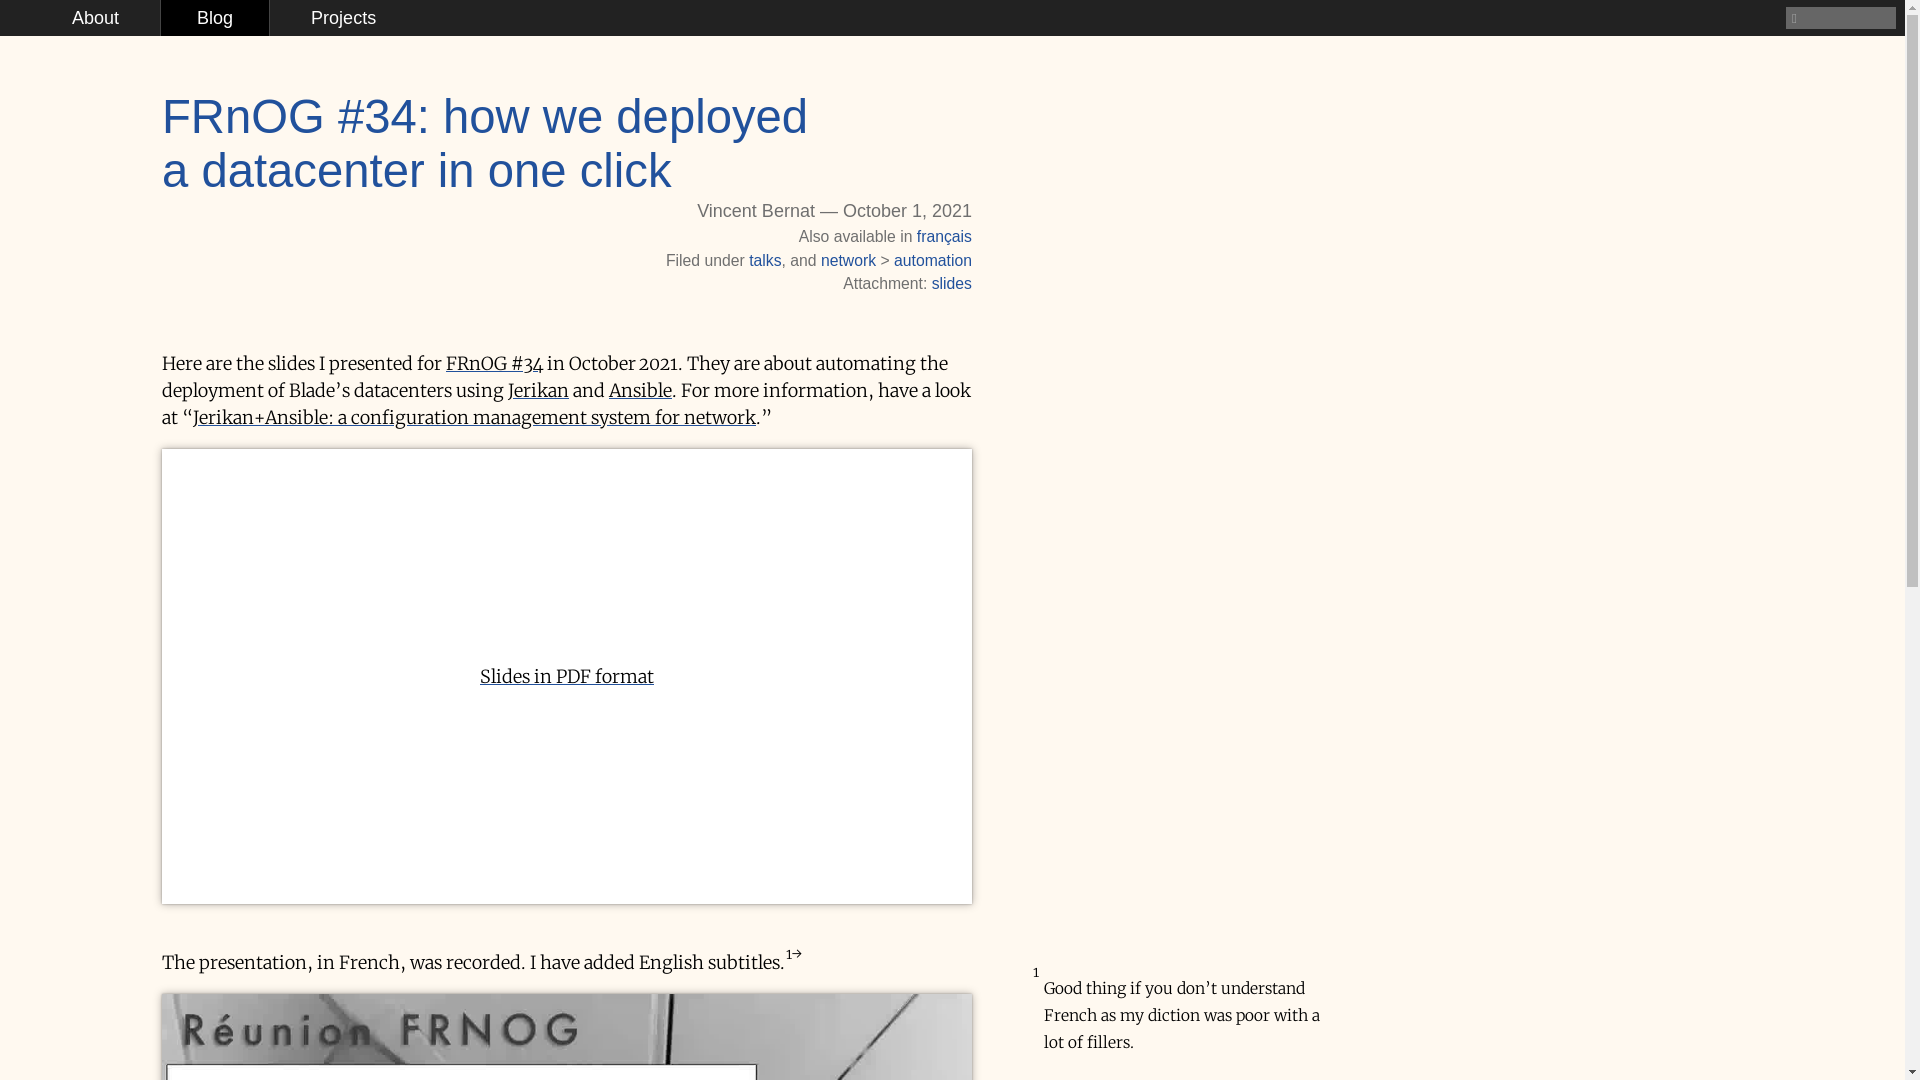  What do you see at coordinates (931, 259) in the screenshot?
I see `'automation'` at bounding box center [931, 259].